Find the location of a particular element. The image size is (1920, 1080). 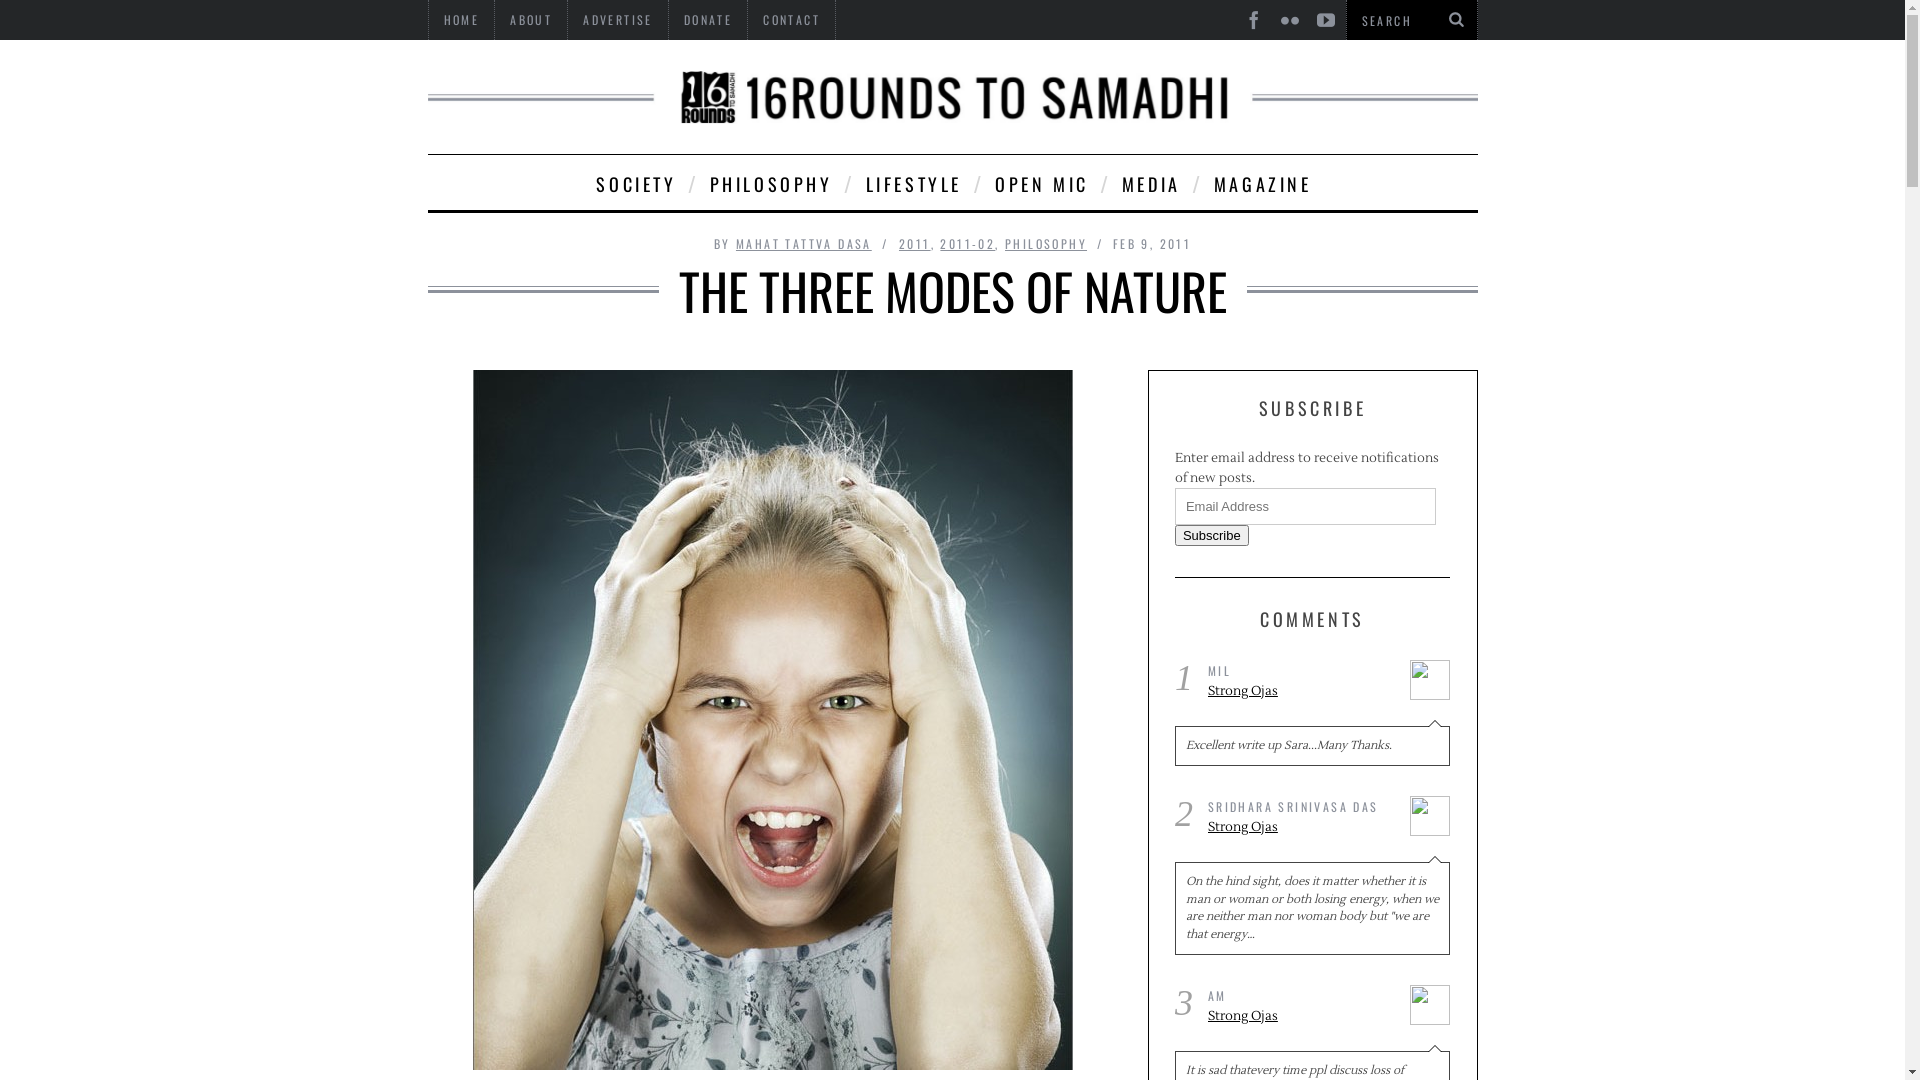

'PHILOSOPHY' is located at coordinates (1045, 242).